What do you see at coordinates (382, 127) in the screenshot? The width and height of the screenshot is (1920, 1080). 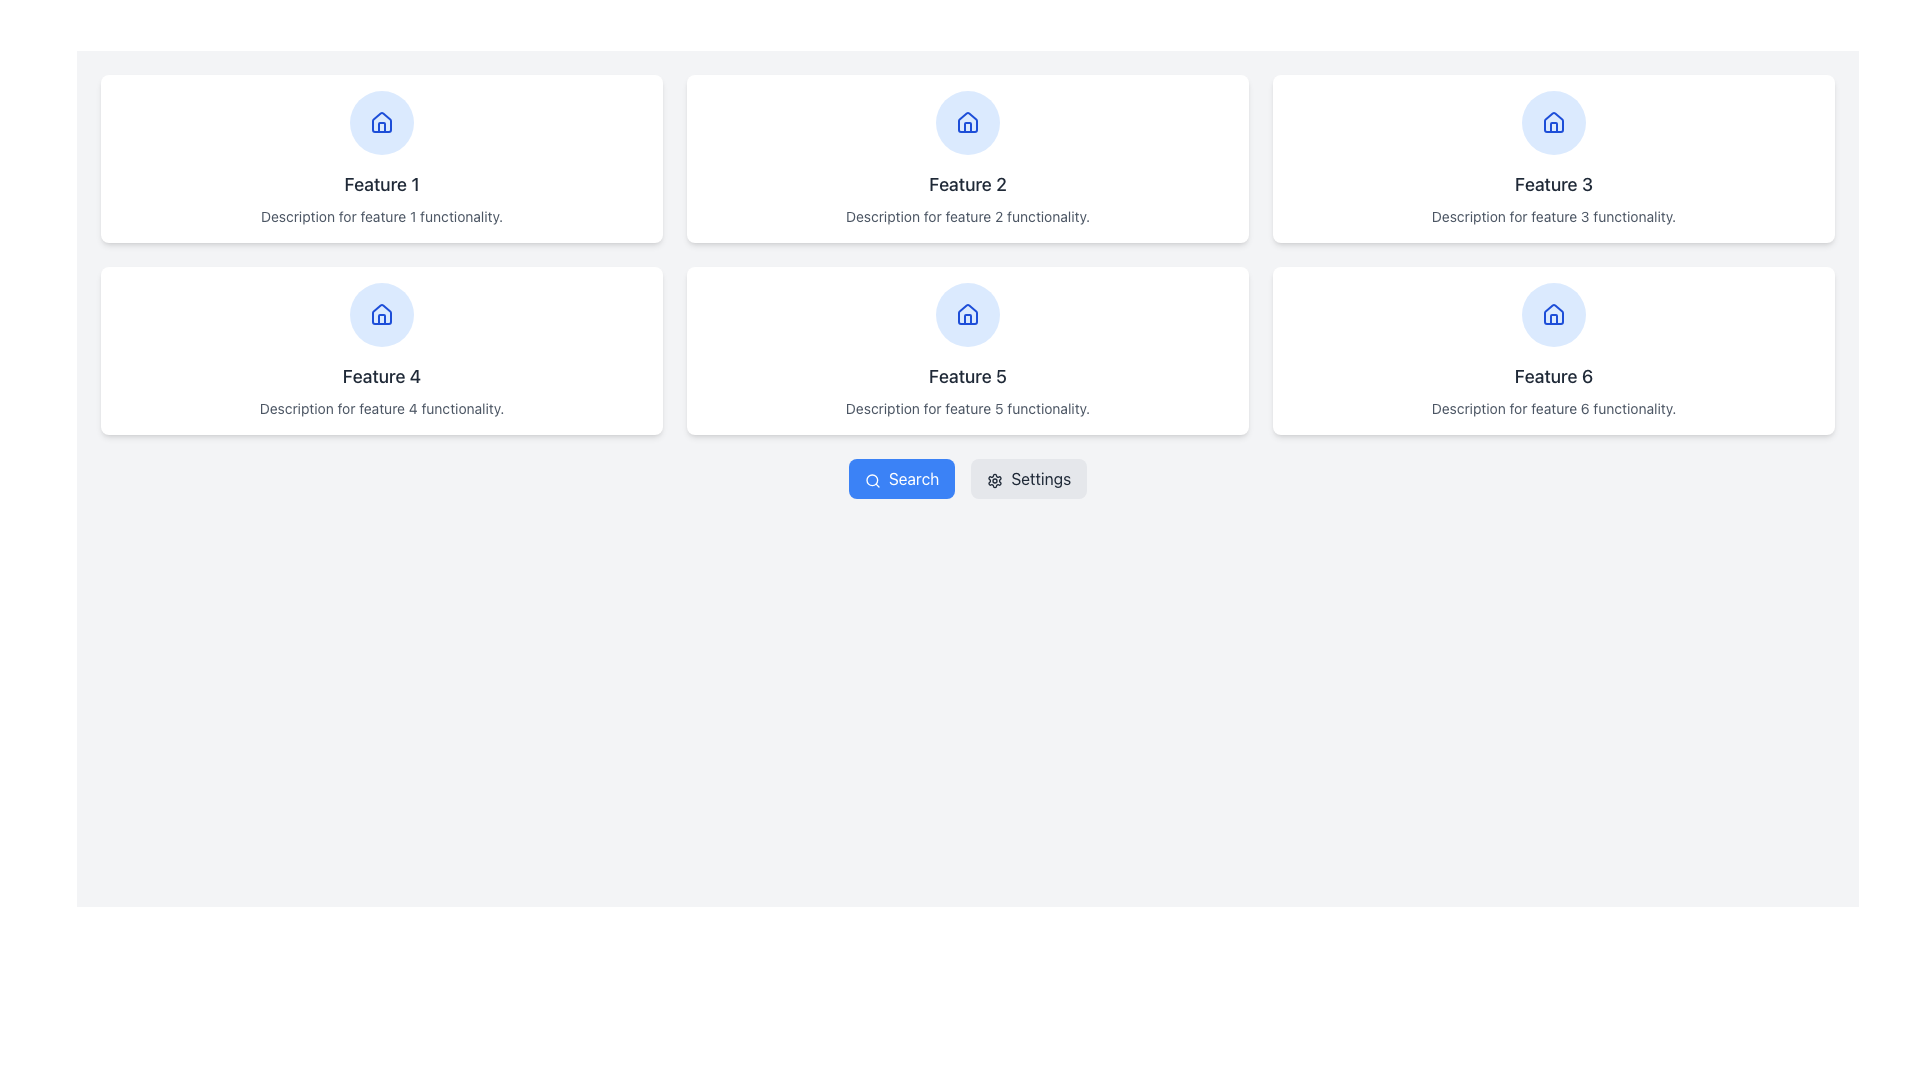 I see `the door icon in the top row, first column of the grid layout, located inside a circular blue icon above the title text 'Feature 1'` at bounding box center [382, 127].